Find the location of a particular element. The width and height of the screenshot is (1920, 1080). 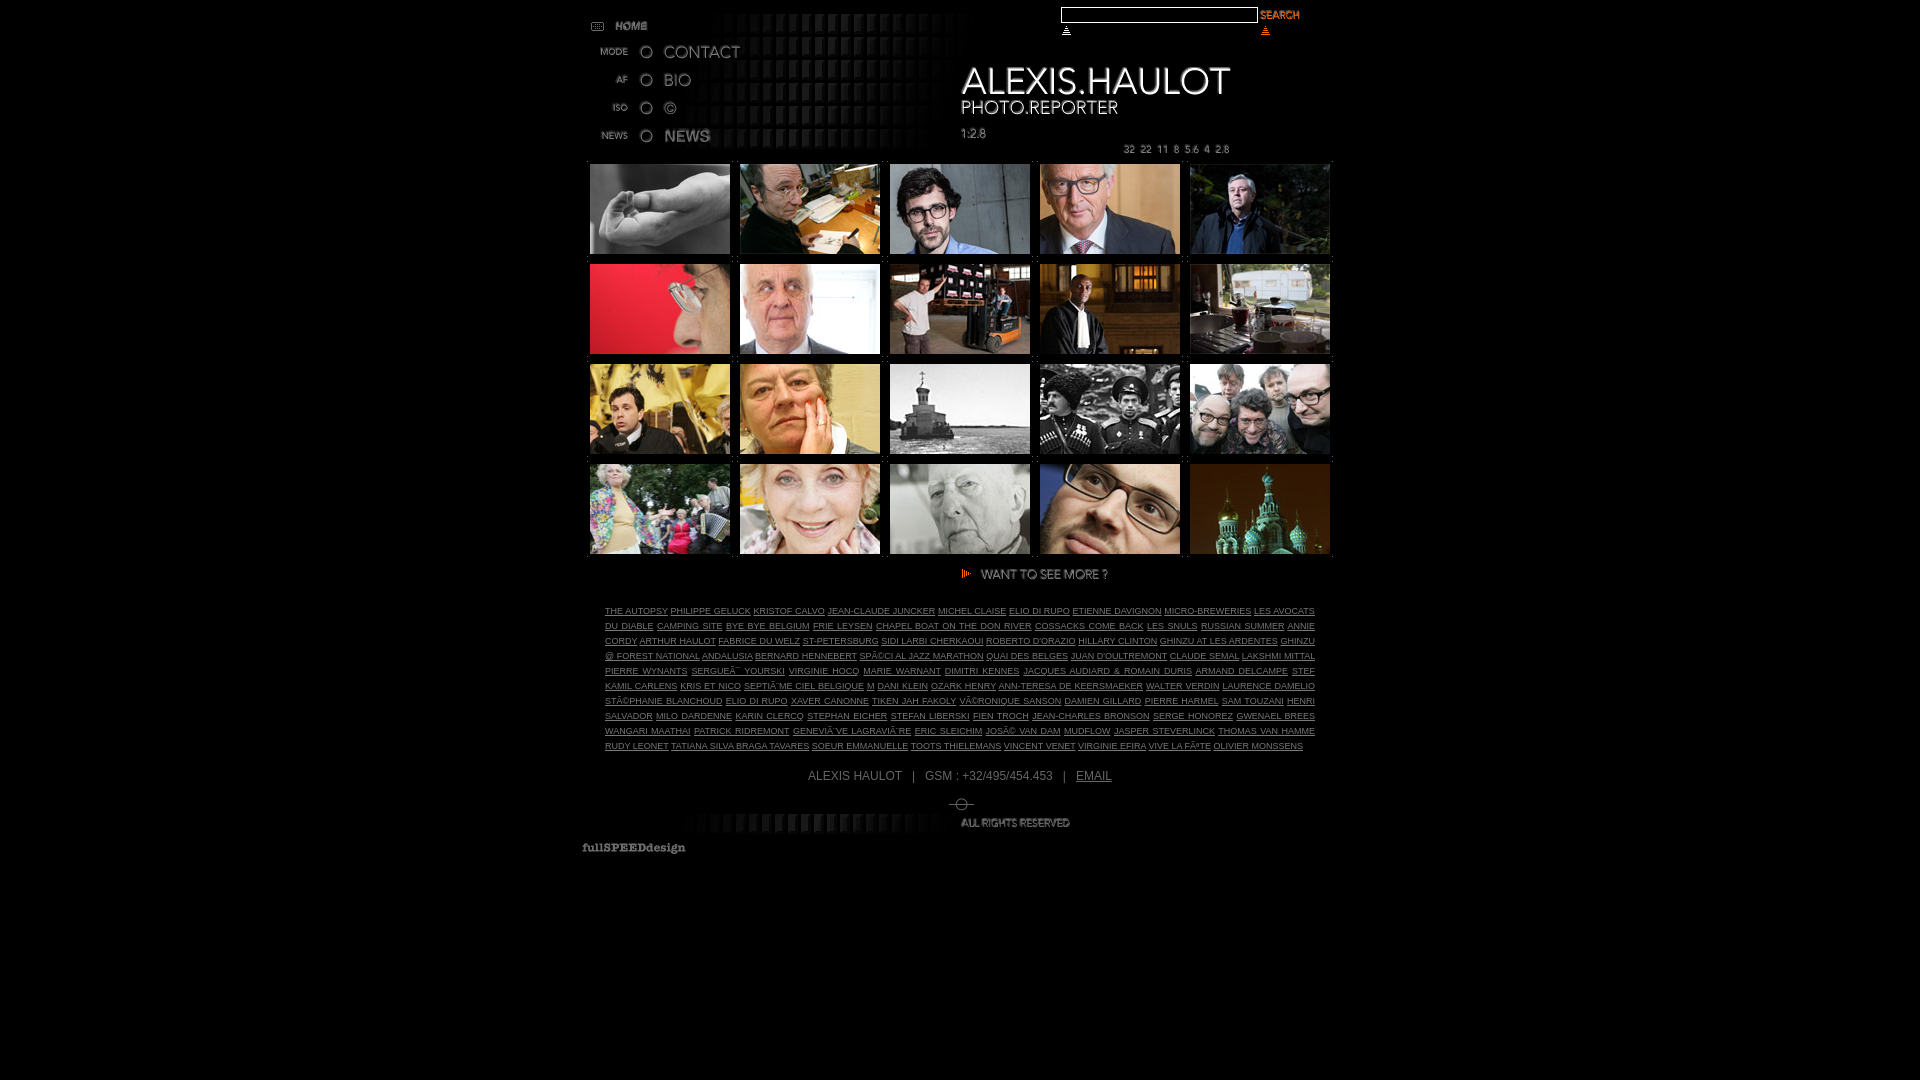

'MARIE WARNANT' is located at coordinates (863, 671).